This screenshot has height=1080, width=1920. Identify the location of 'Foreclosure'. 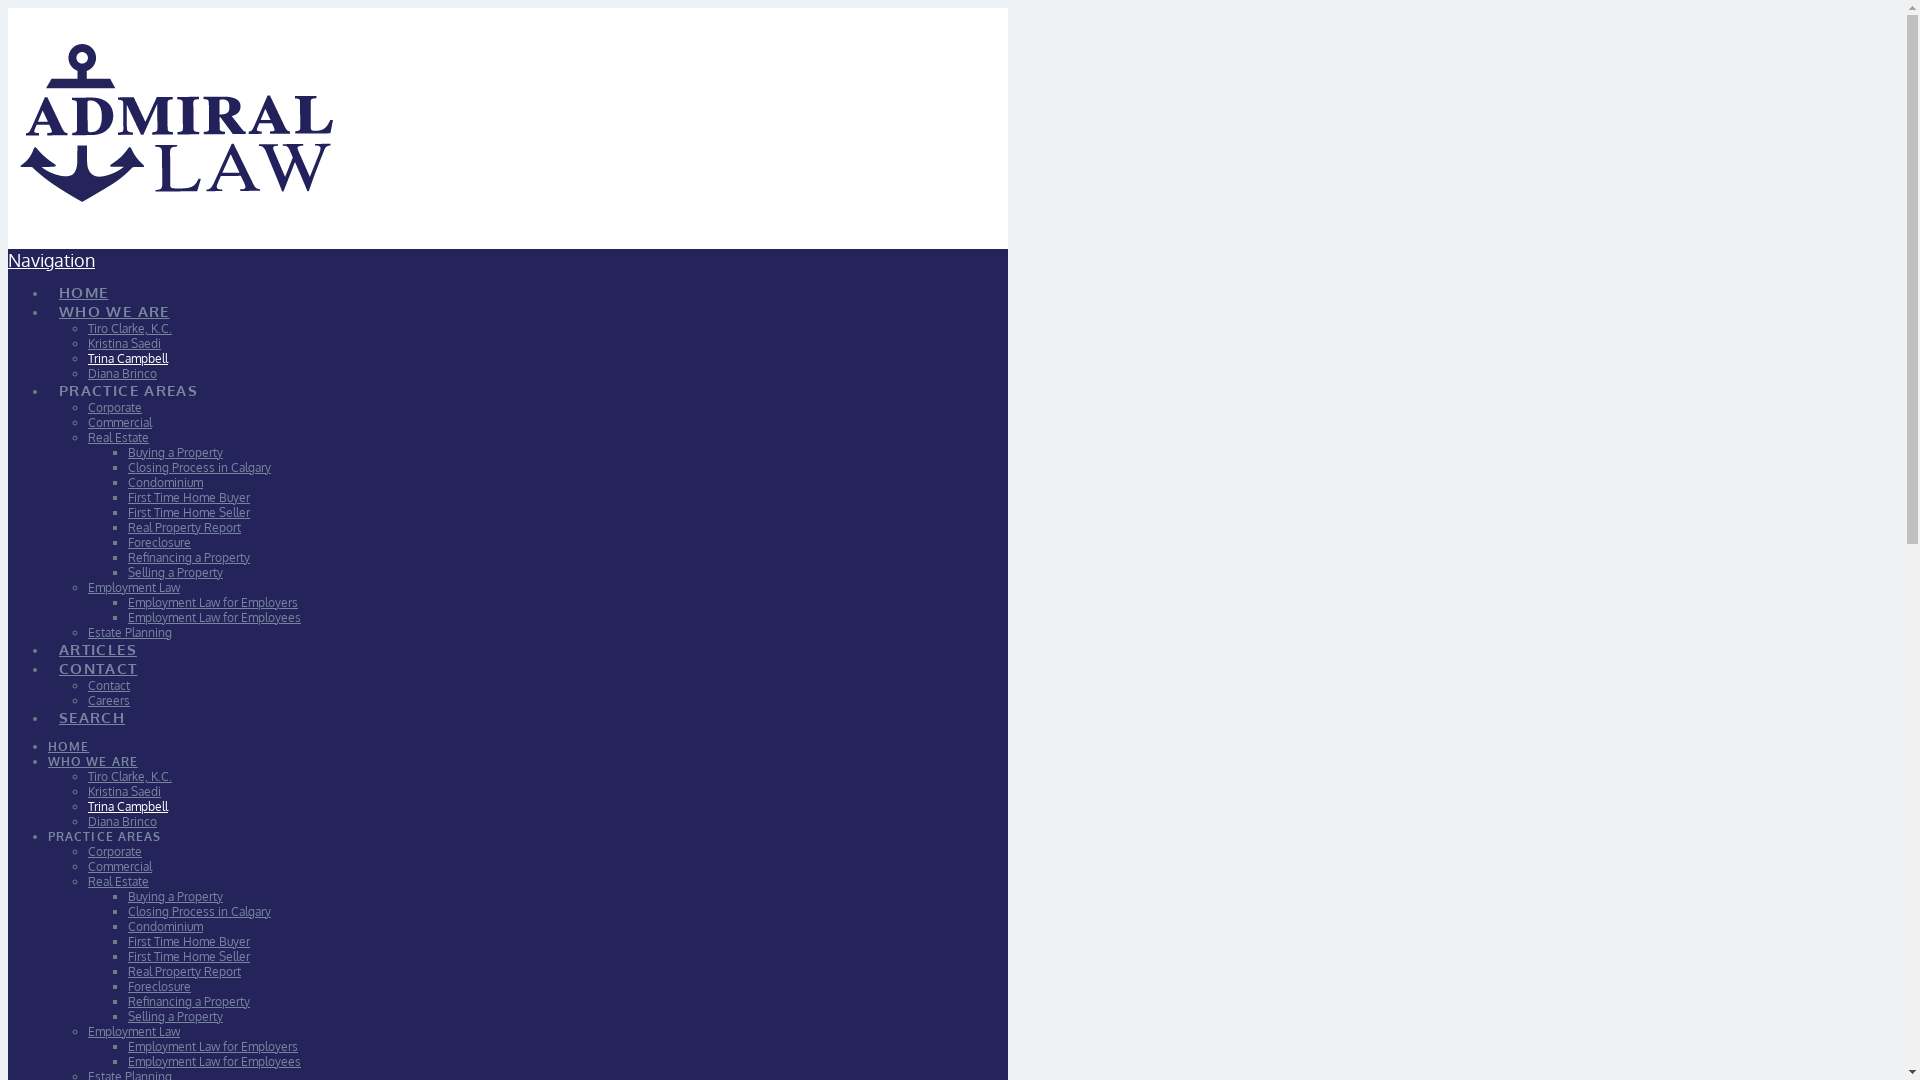
(158, 985).